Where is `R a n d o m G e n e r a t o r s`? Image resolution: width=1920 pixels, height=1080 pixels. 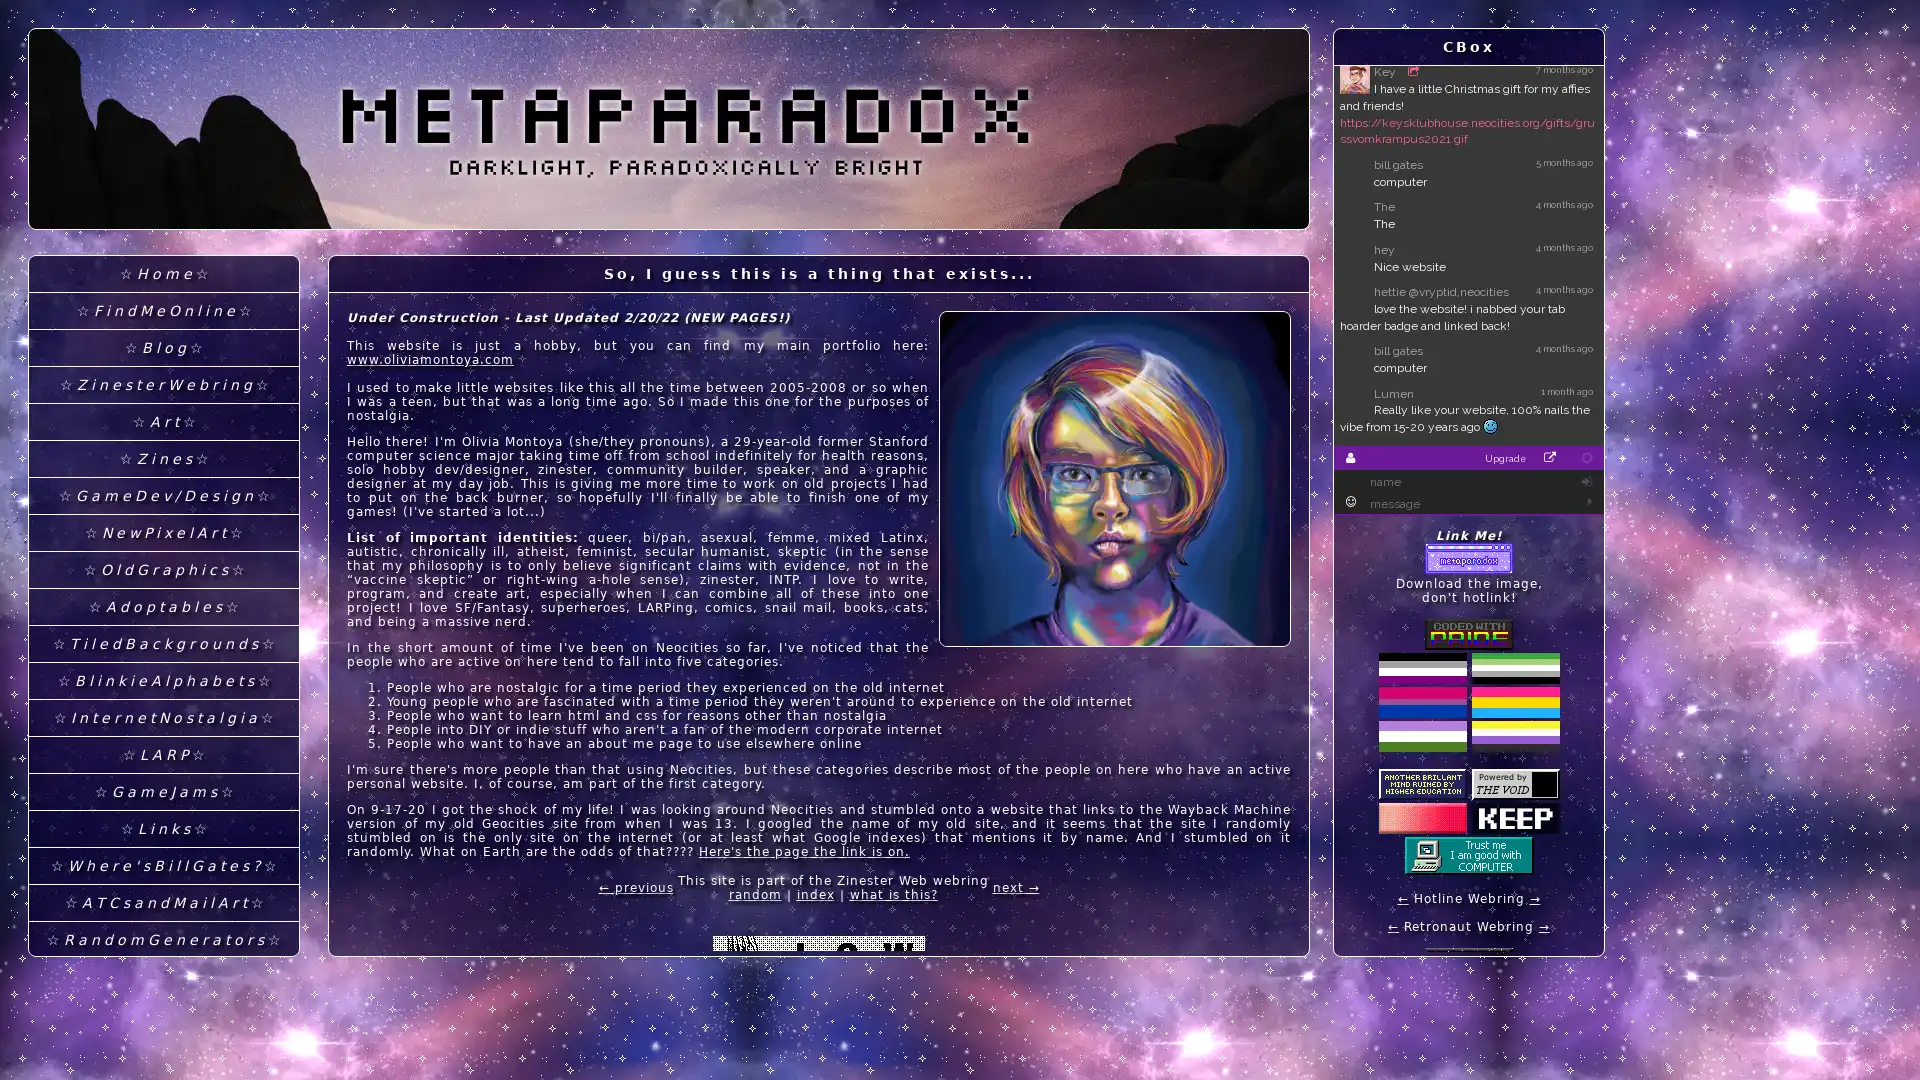
R a n d o m G e n e r a t o r s is located at coordinates (163, 940).